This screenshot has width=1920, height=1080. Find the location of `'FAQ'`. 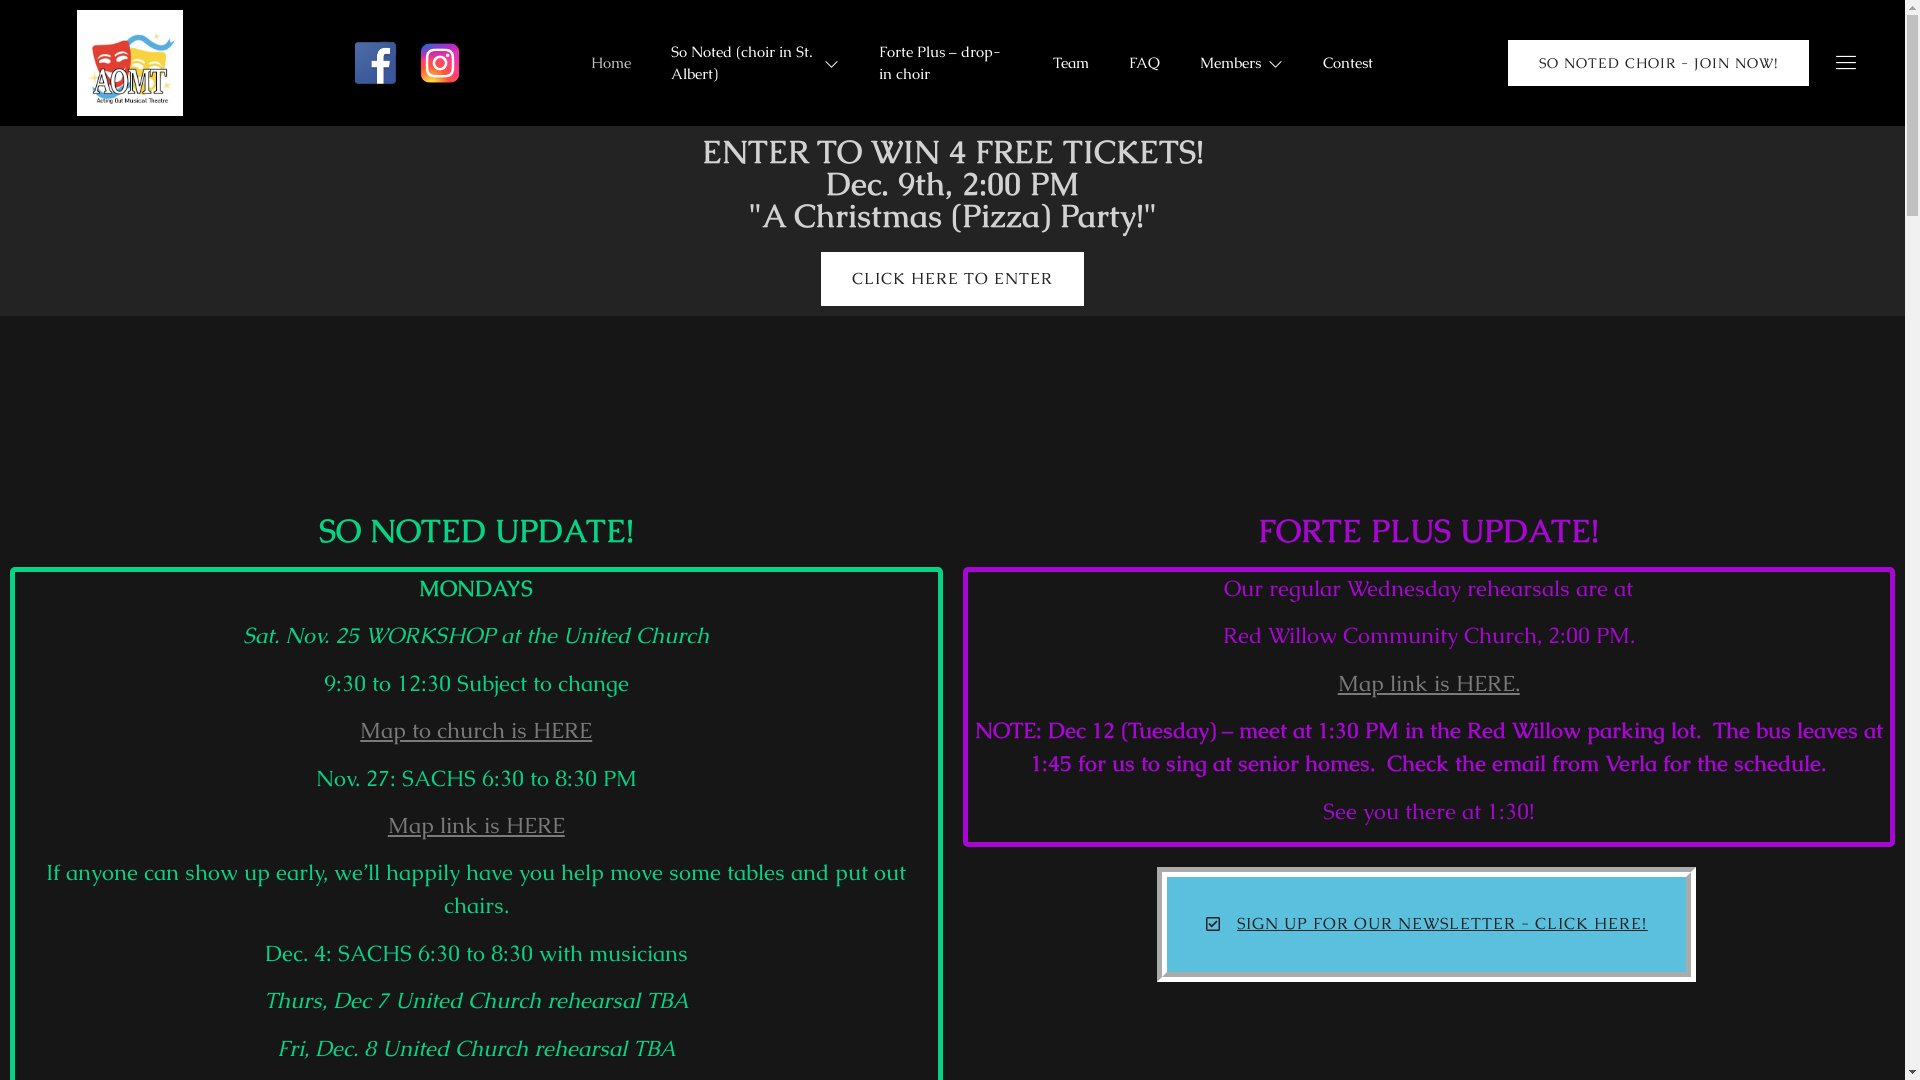

'FAQ' is located at coordinates (1144, 61).